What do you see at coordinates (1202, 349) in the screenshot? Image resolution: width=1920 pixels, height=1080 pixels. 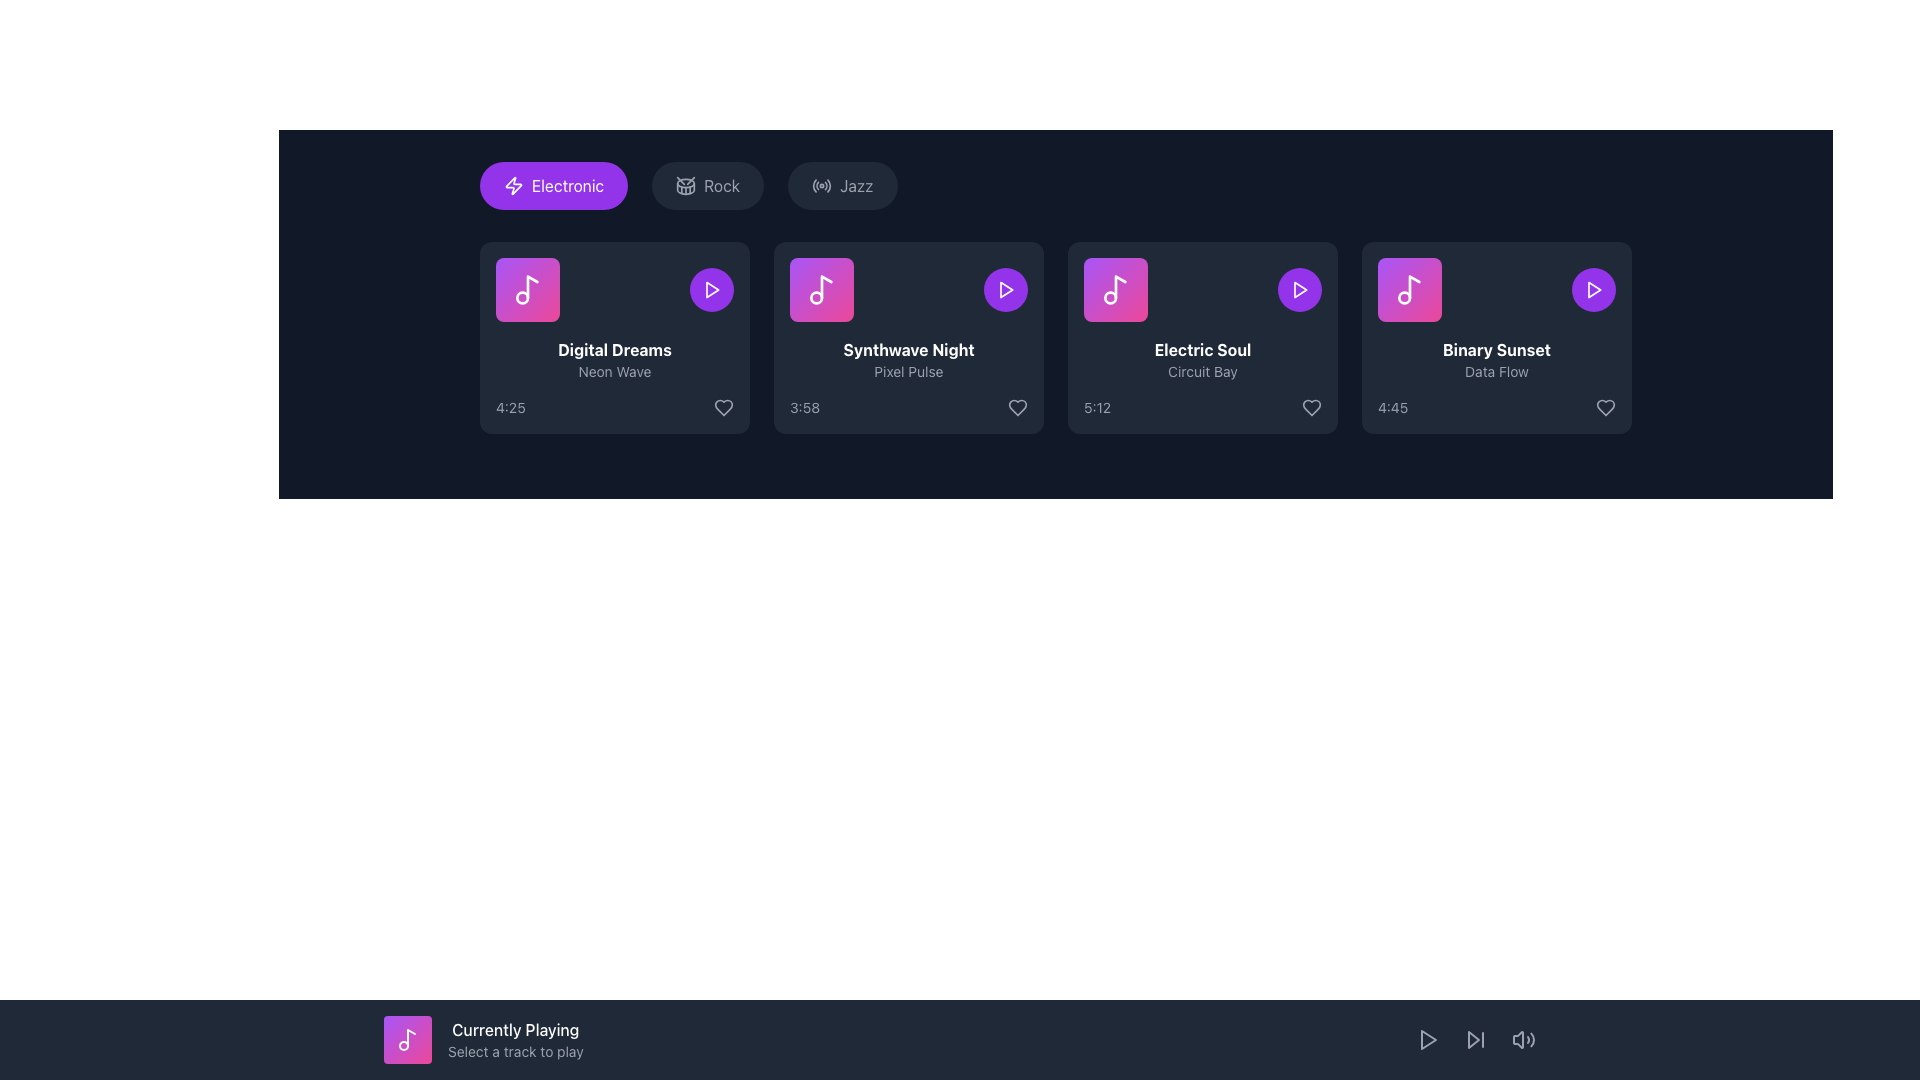 I see `the Text Label that displays the title of a music track, which is centrally positioned above the smaller text 'Circuit Bay' within its card element` at bounding box center [1202, 349].